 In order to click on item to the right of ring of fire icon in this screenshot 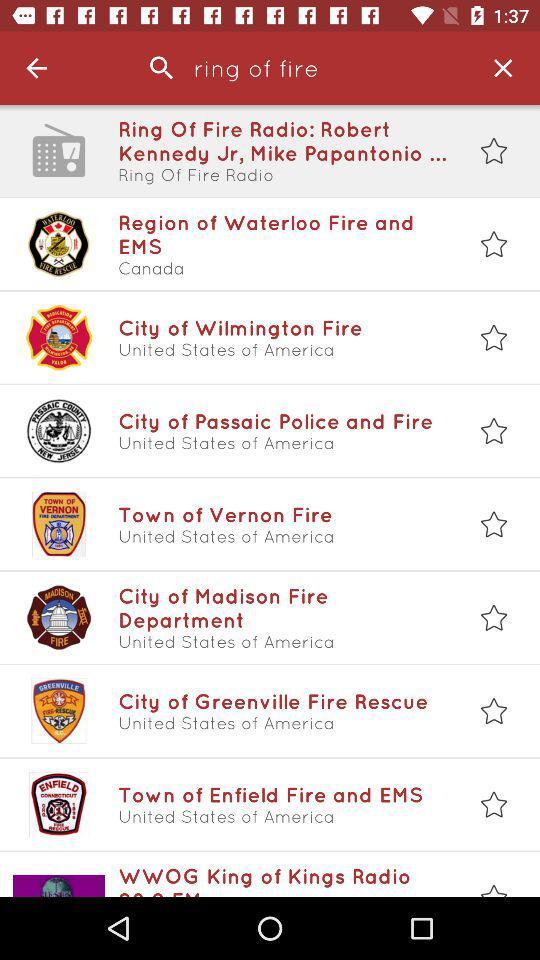, I will do `click(502, 68)`.